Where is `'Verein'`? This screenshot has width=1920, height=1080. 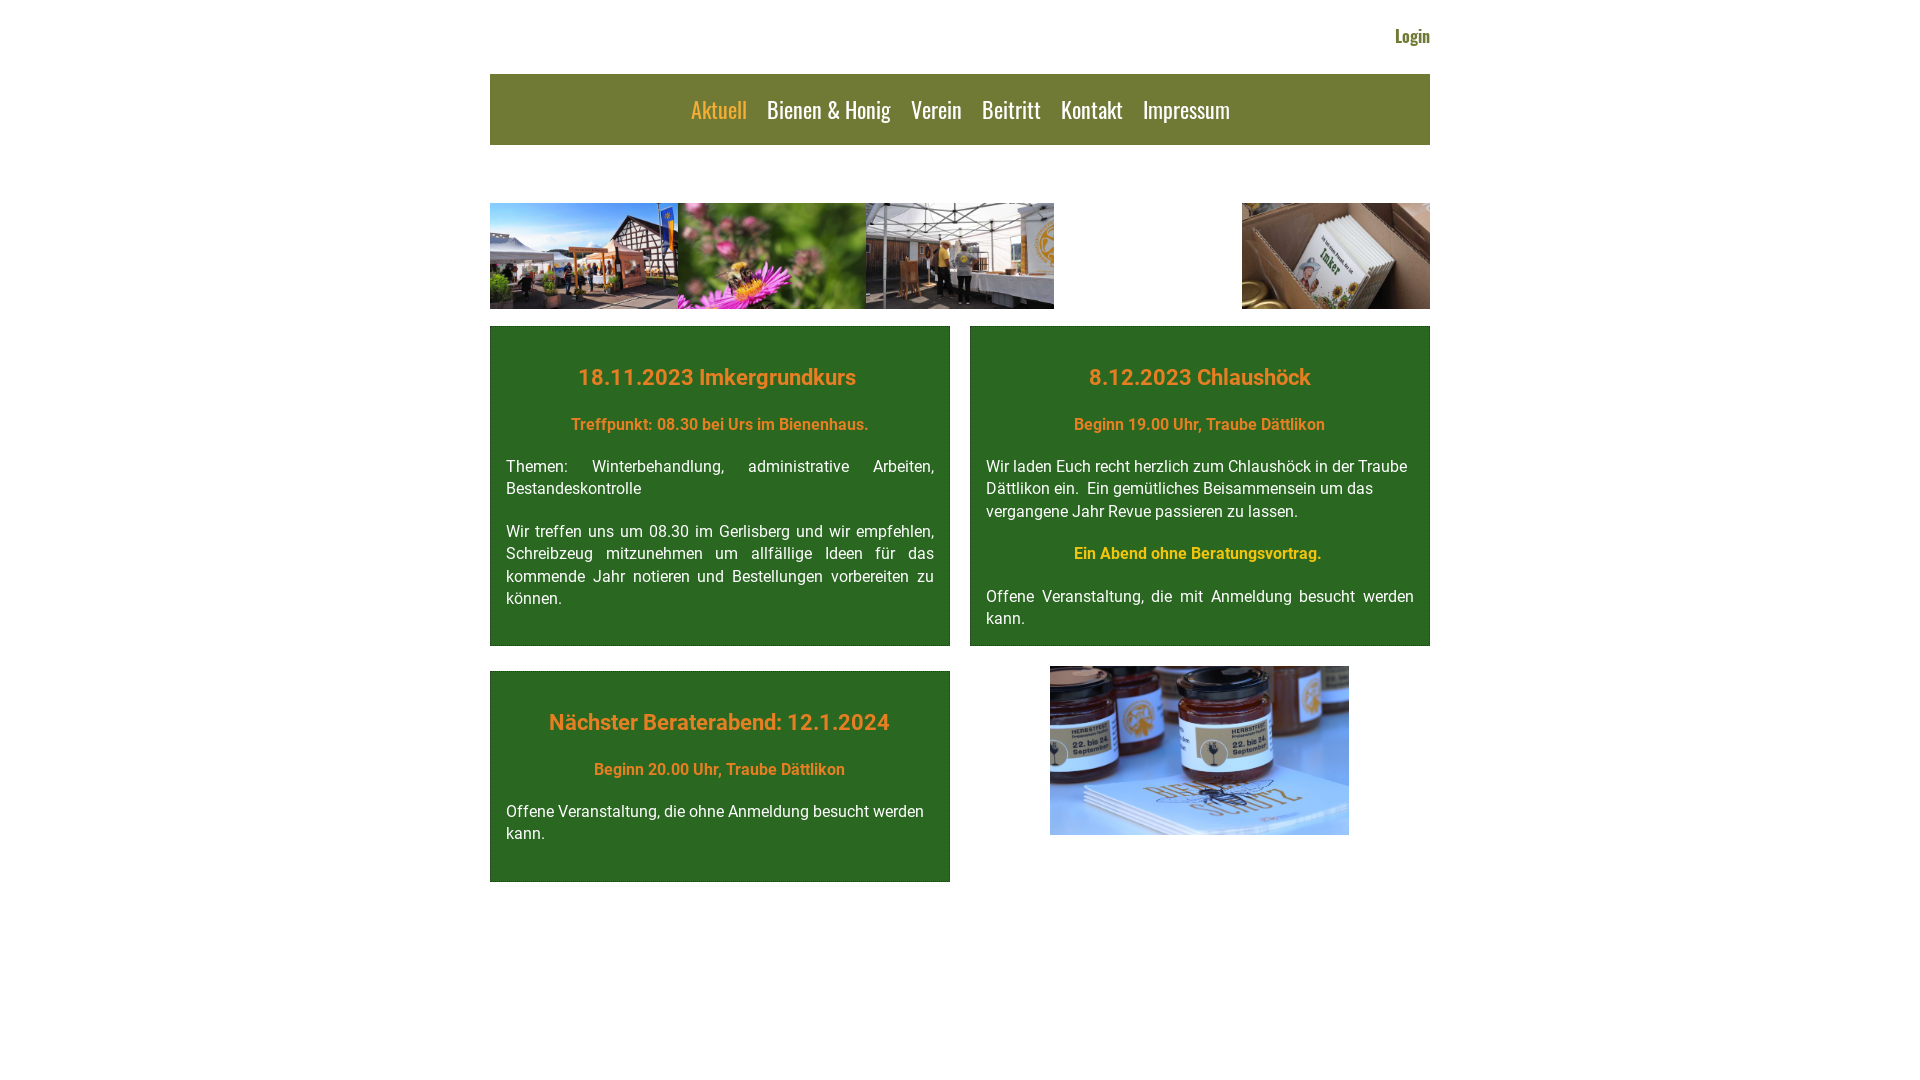 'Verein' is located at coordinates (934, 109).